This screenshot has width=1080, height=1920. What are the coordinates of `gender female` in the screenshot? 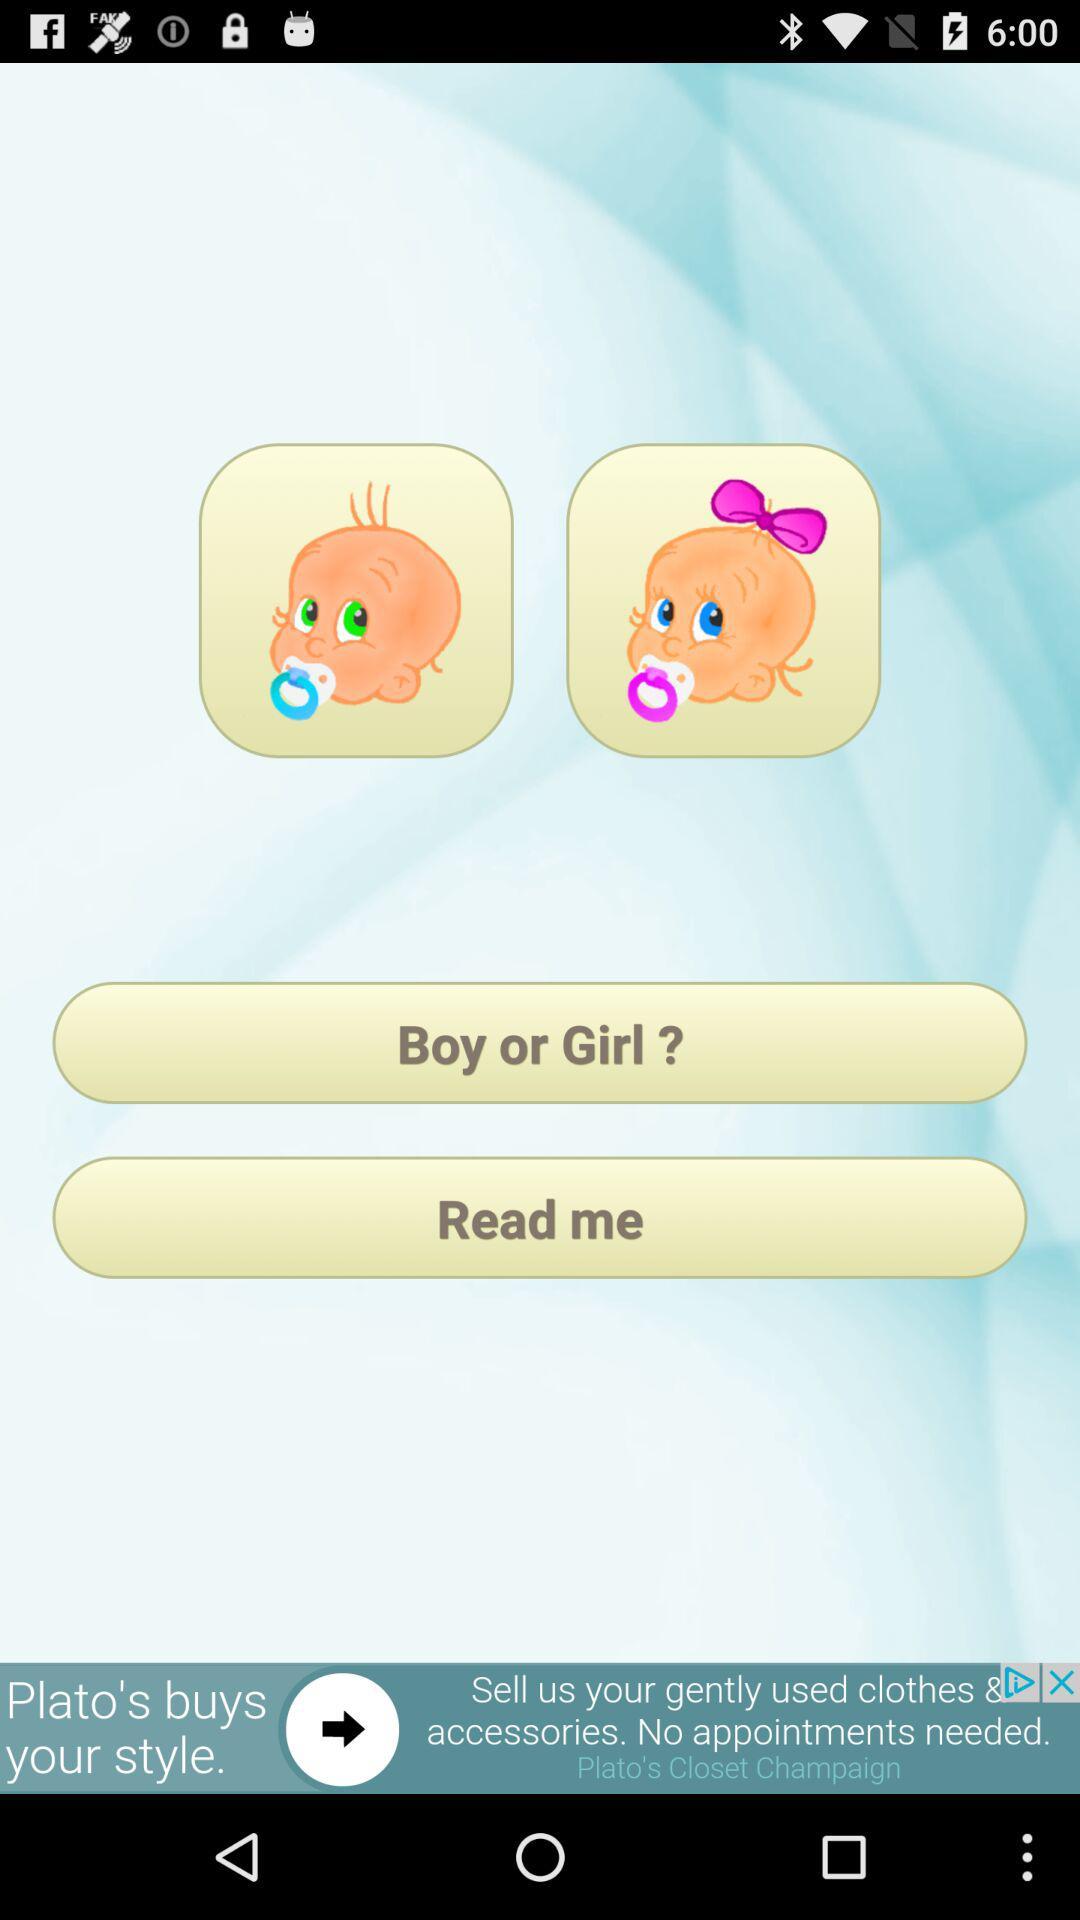 It's located at (723, 599).